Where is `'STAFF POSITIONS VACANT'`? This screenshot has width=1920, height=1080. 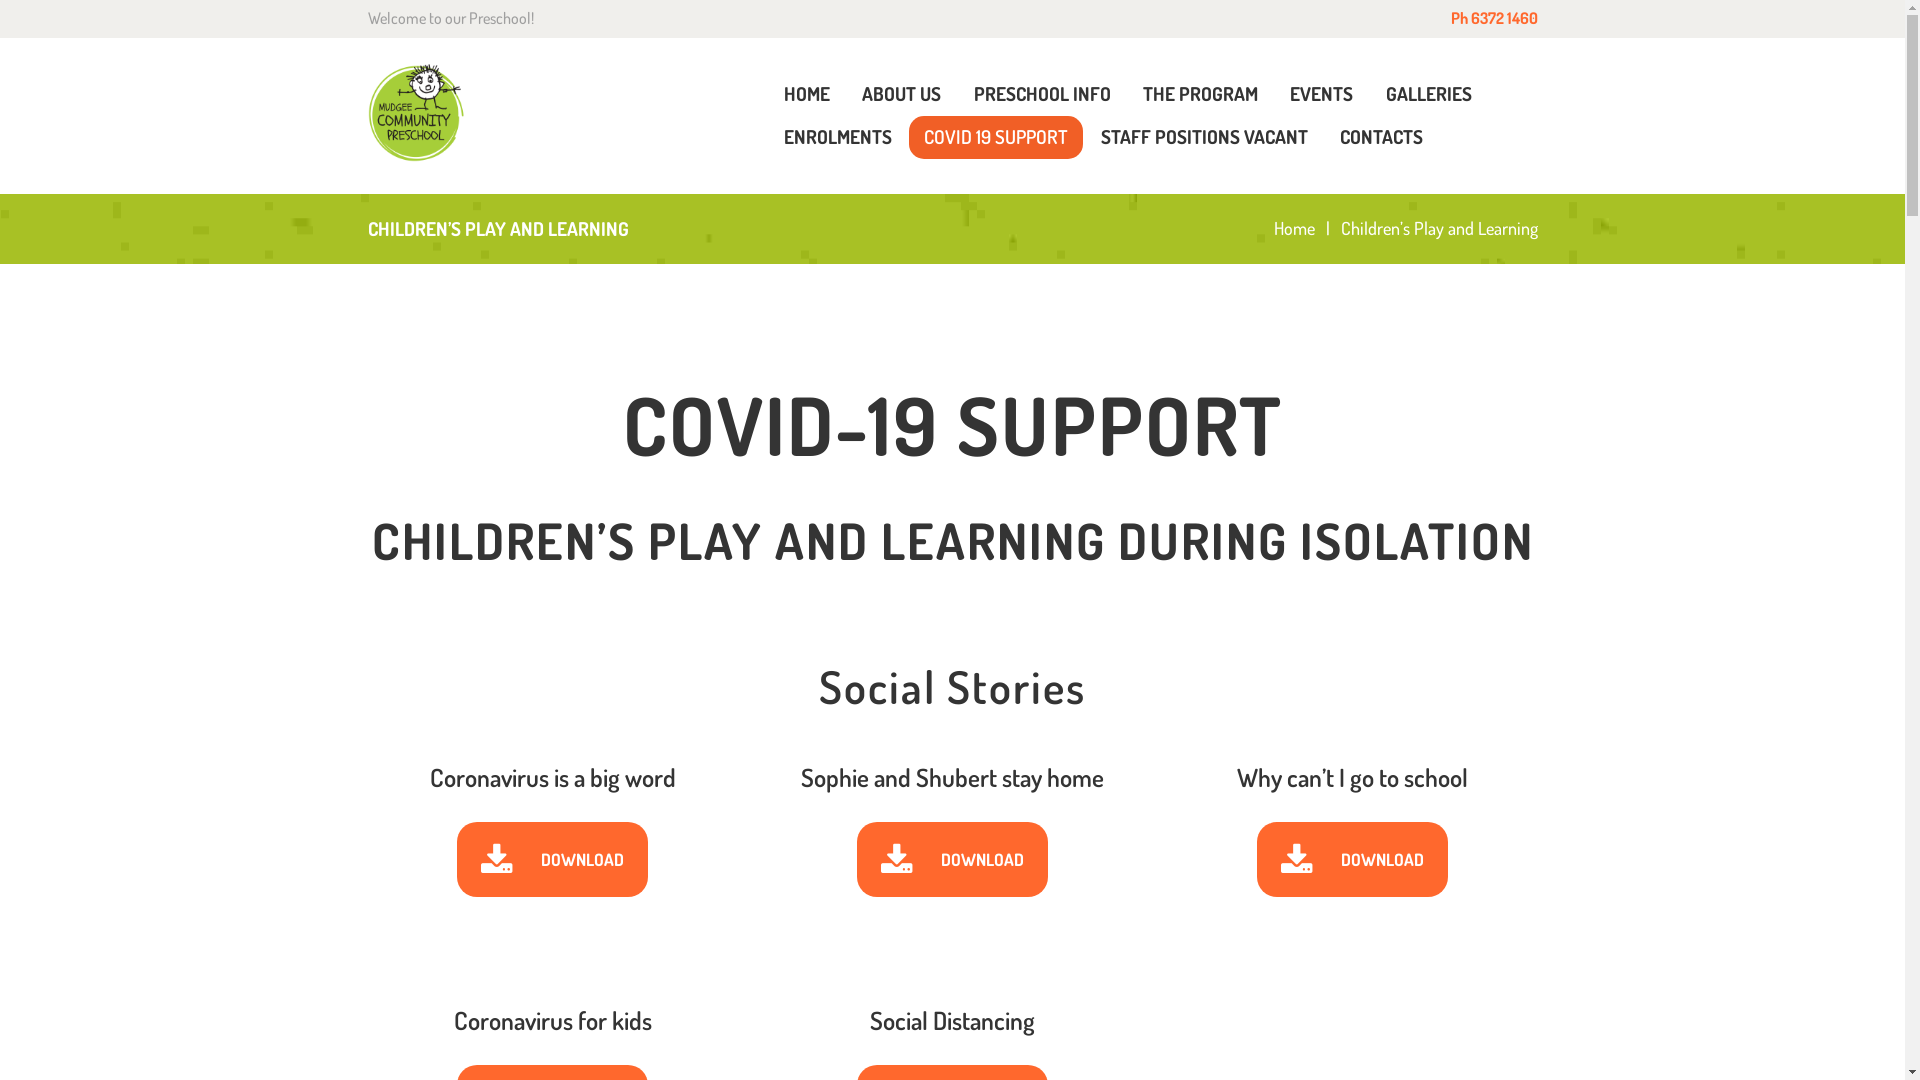 'STAFF POSITIONS VACANT' is located at coordinates (1202, 136).